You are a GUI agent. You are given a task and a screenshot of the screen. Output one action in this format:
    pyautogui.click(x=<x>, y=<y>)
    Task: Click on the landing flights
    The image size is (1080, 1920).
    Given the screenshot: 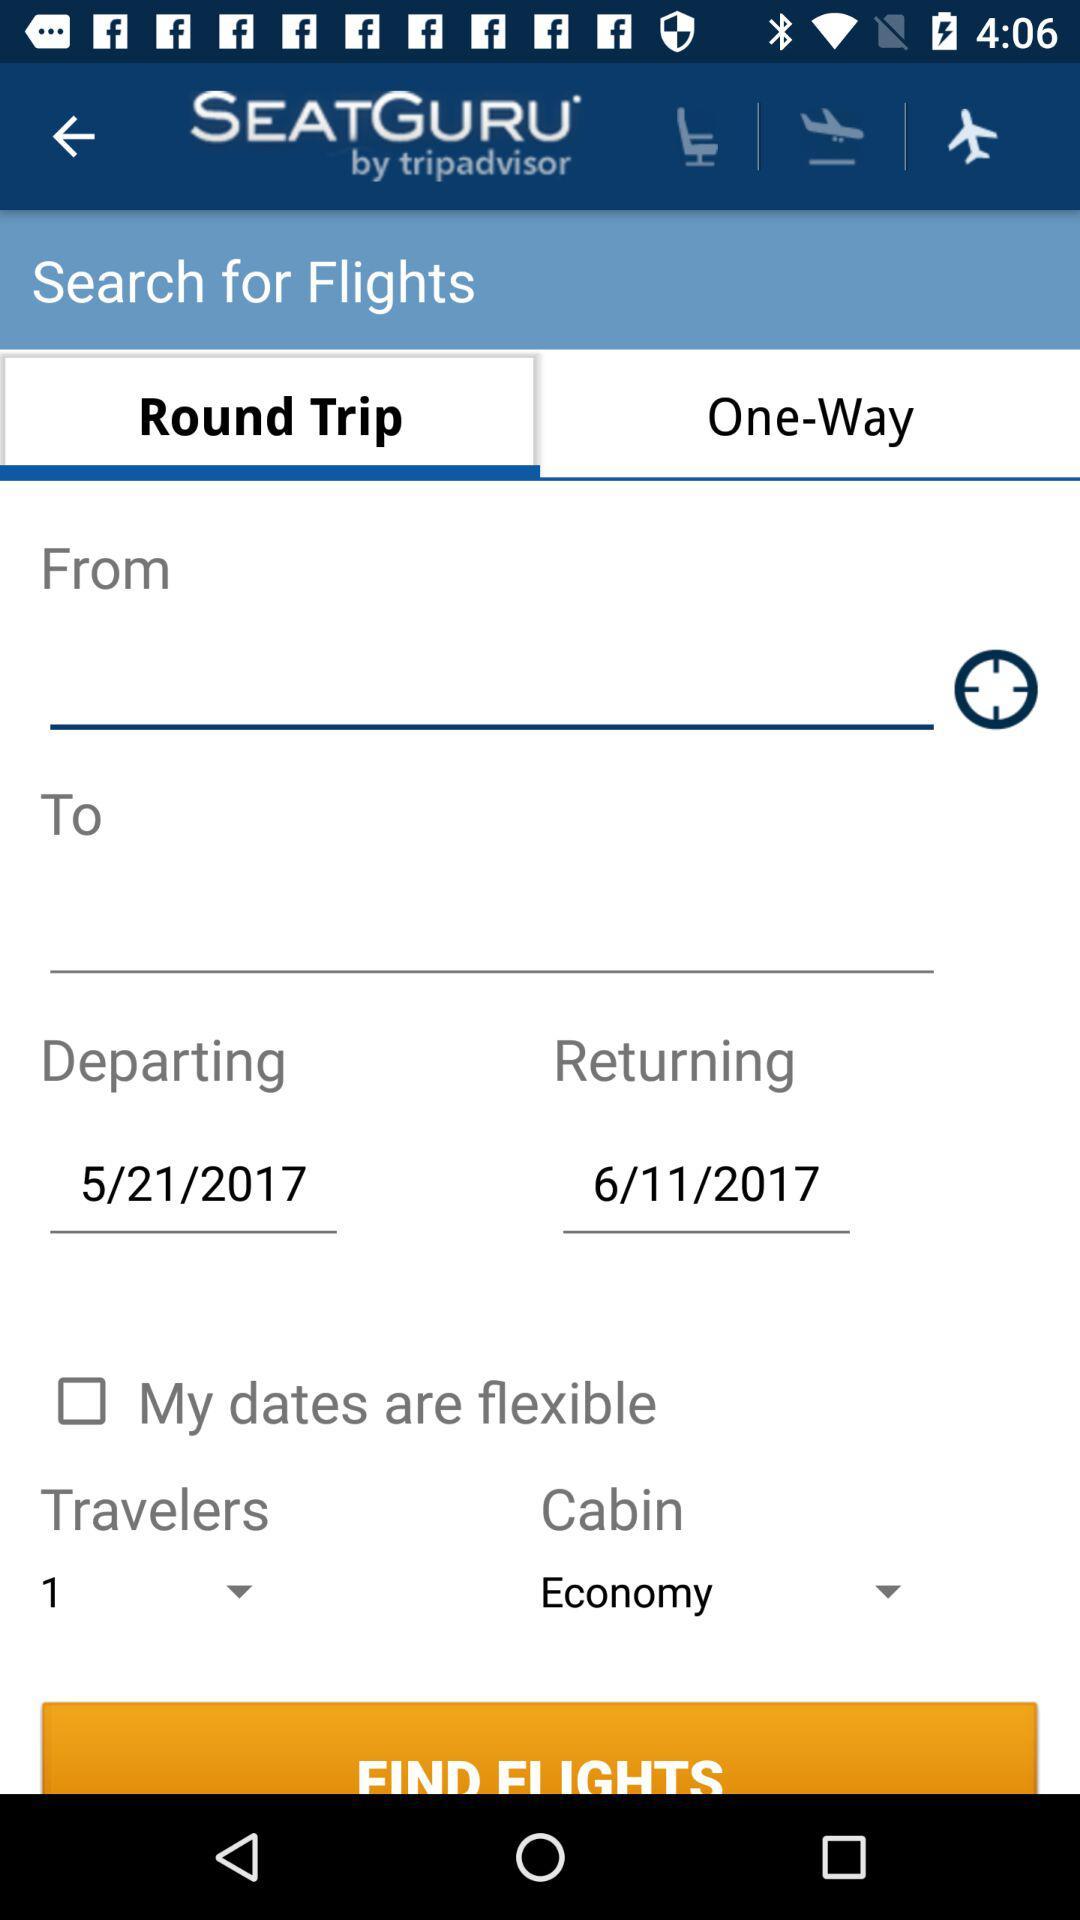 What is the action you would take?
    pyautogui.click(x=832, y=135)
    